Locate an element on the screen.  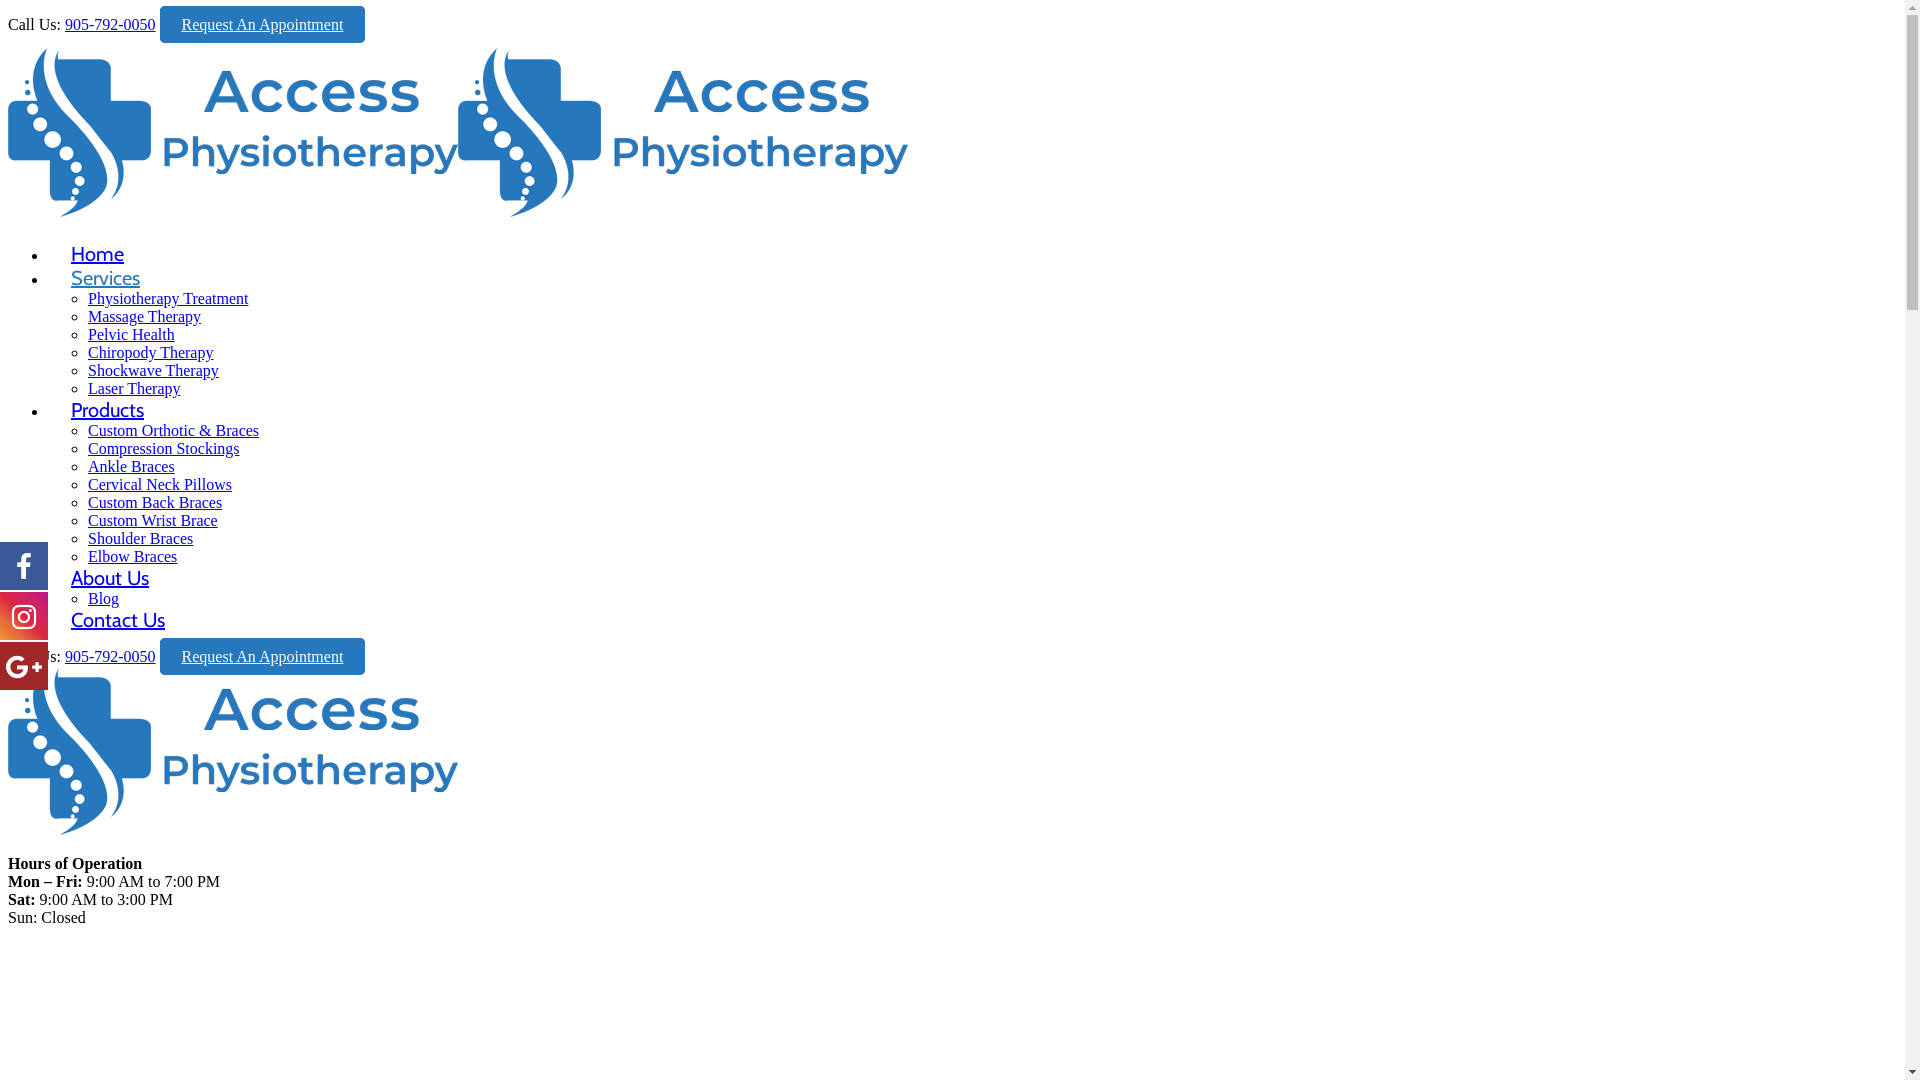
'Products' is located at coordinates (106, 393).